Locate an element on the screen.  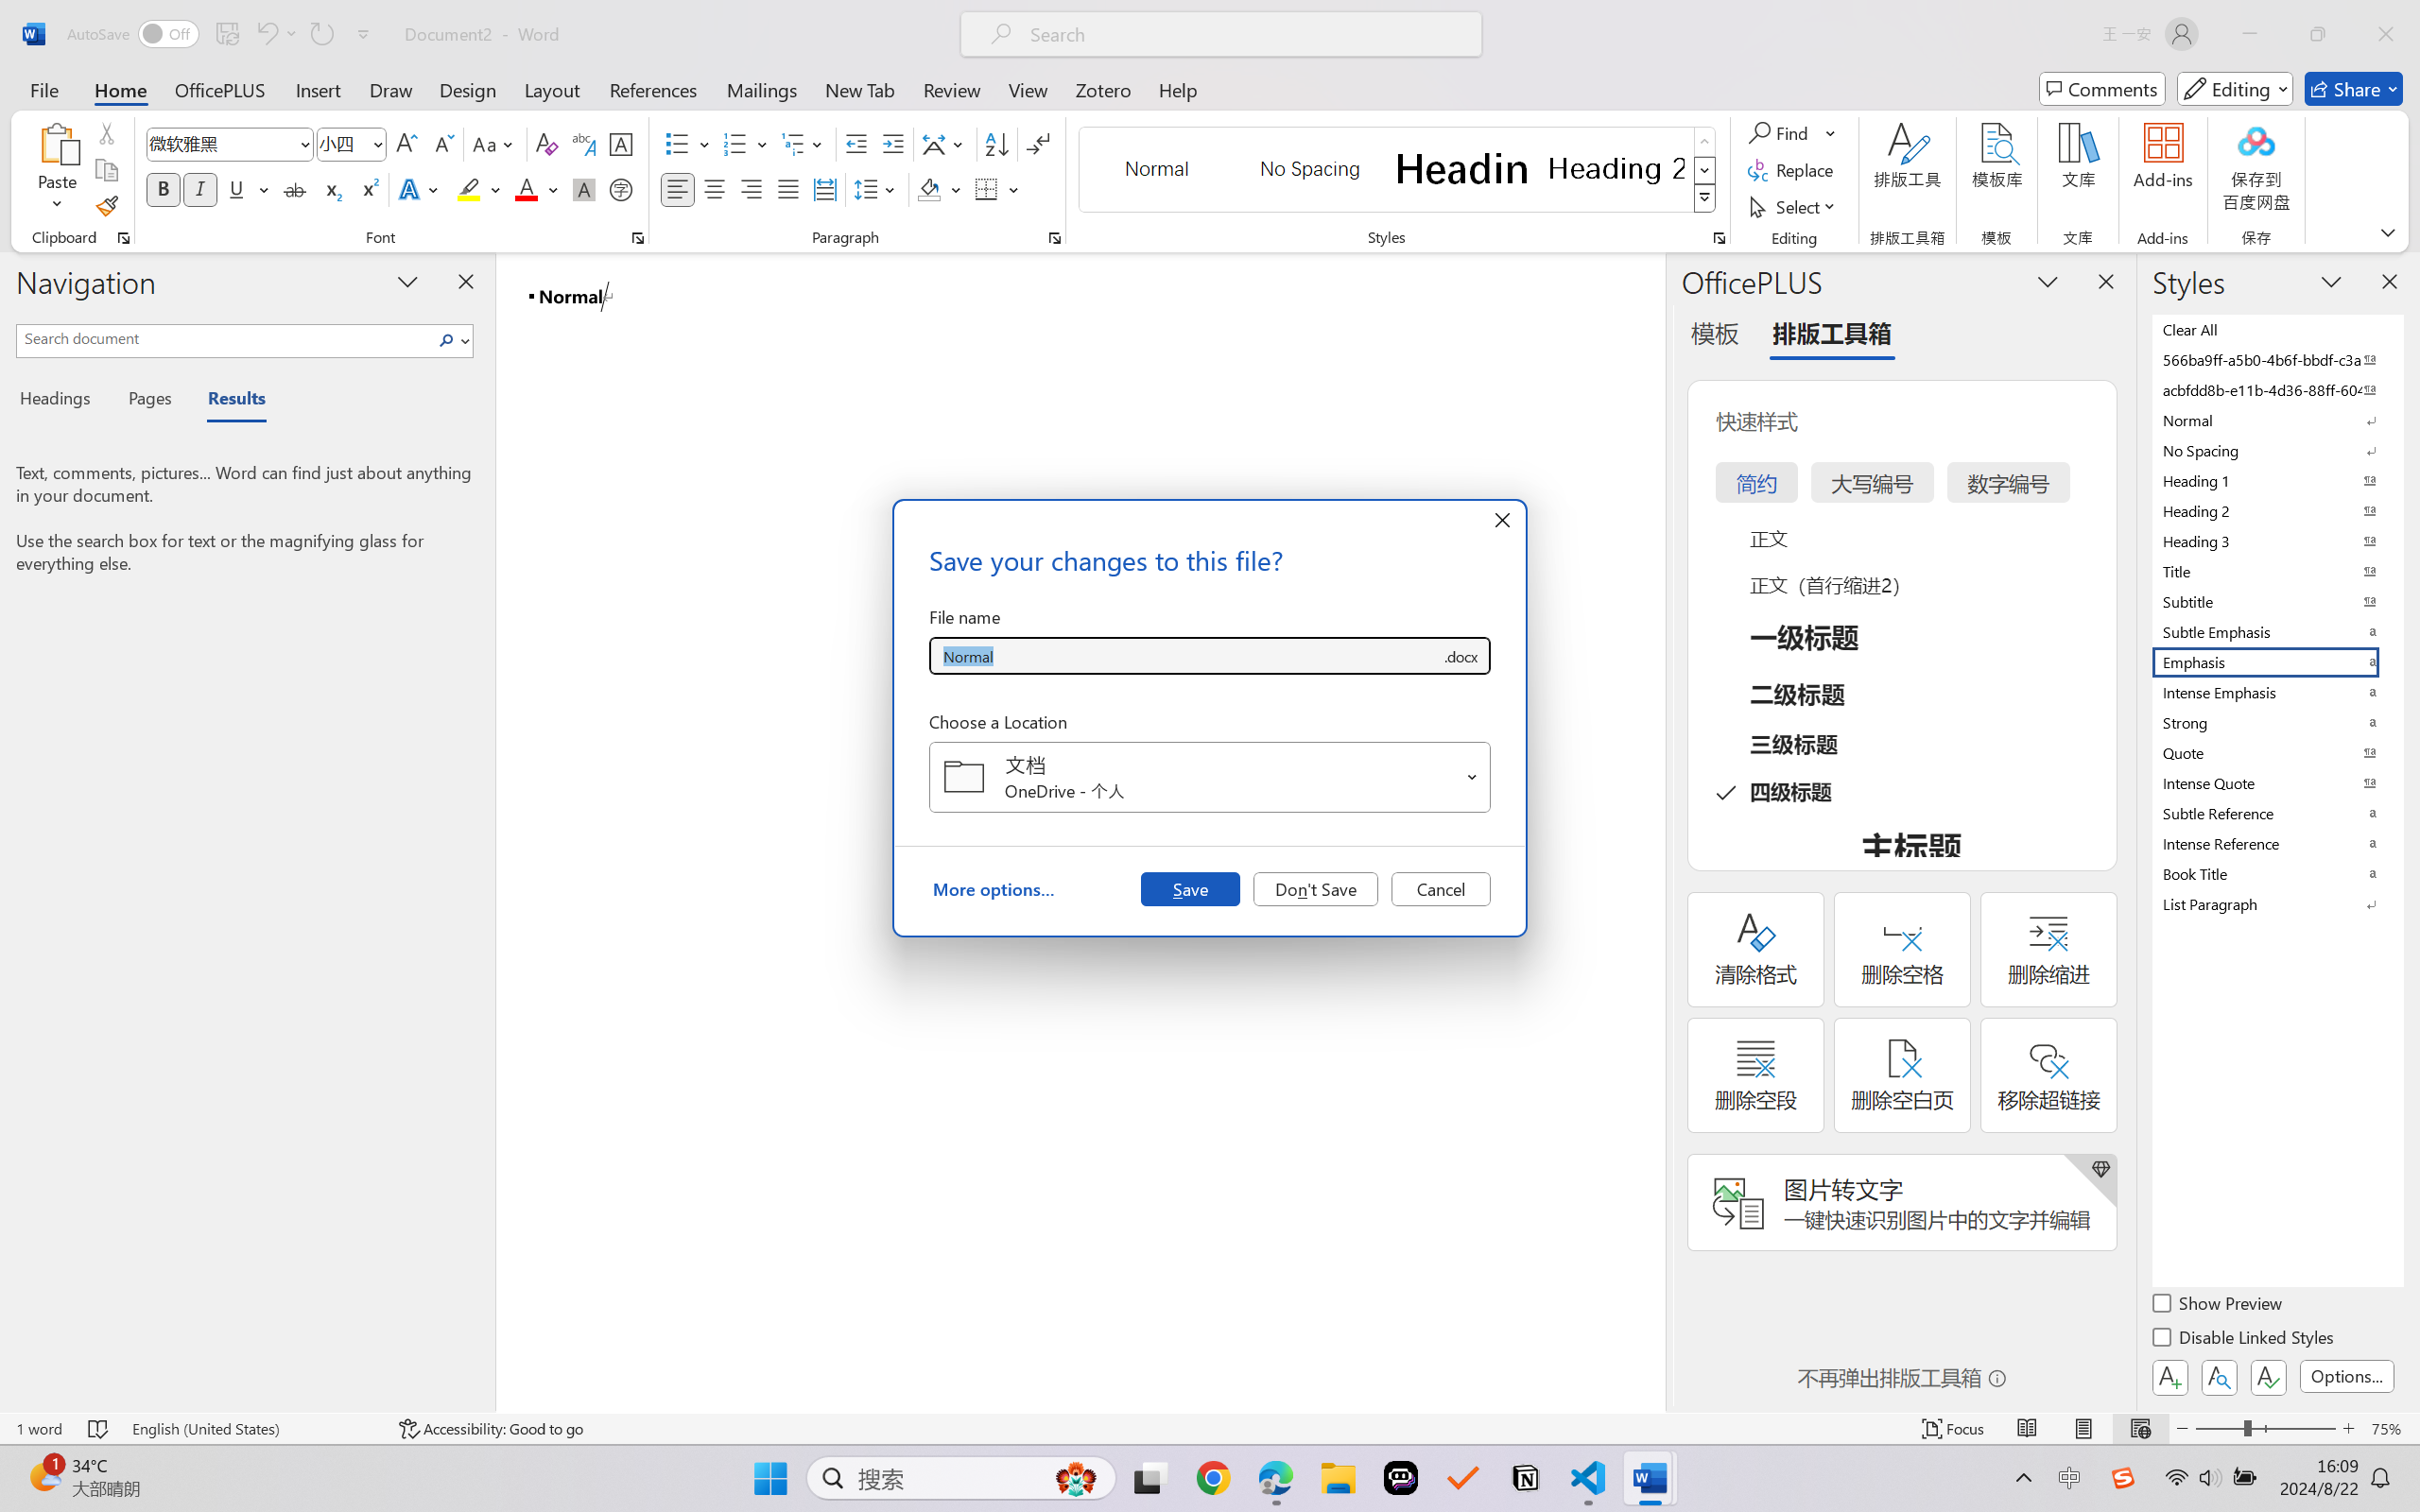
'OfficePLUS' is located at coordinates (218, 88).